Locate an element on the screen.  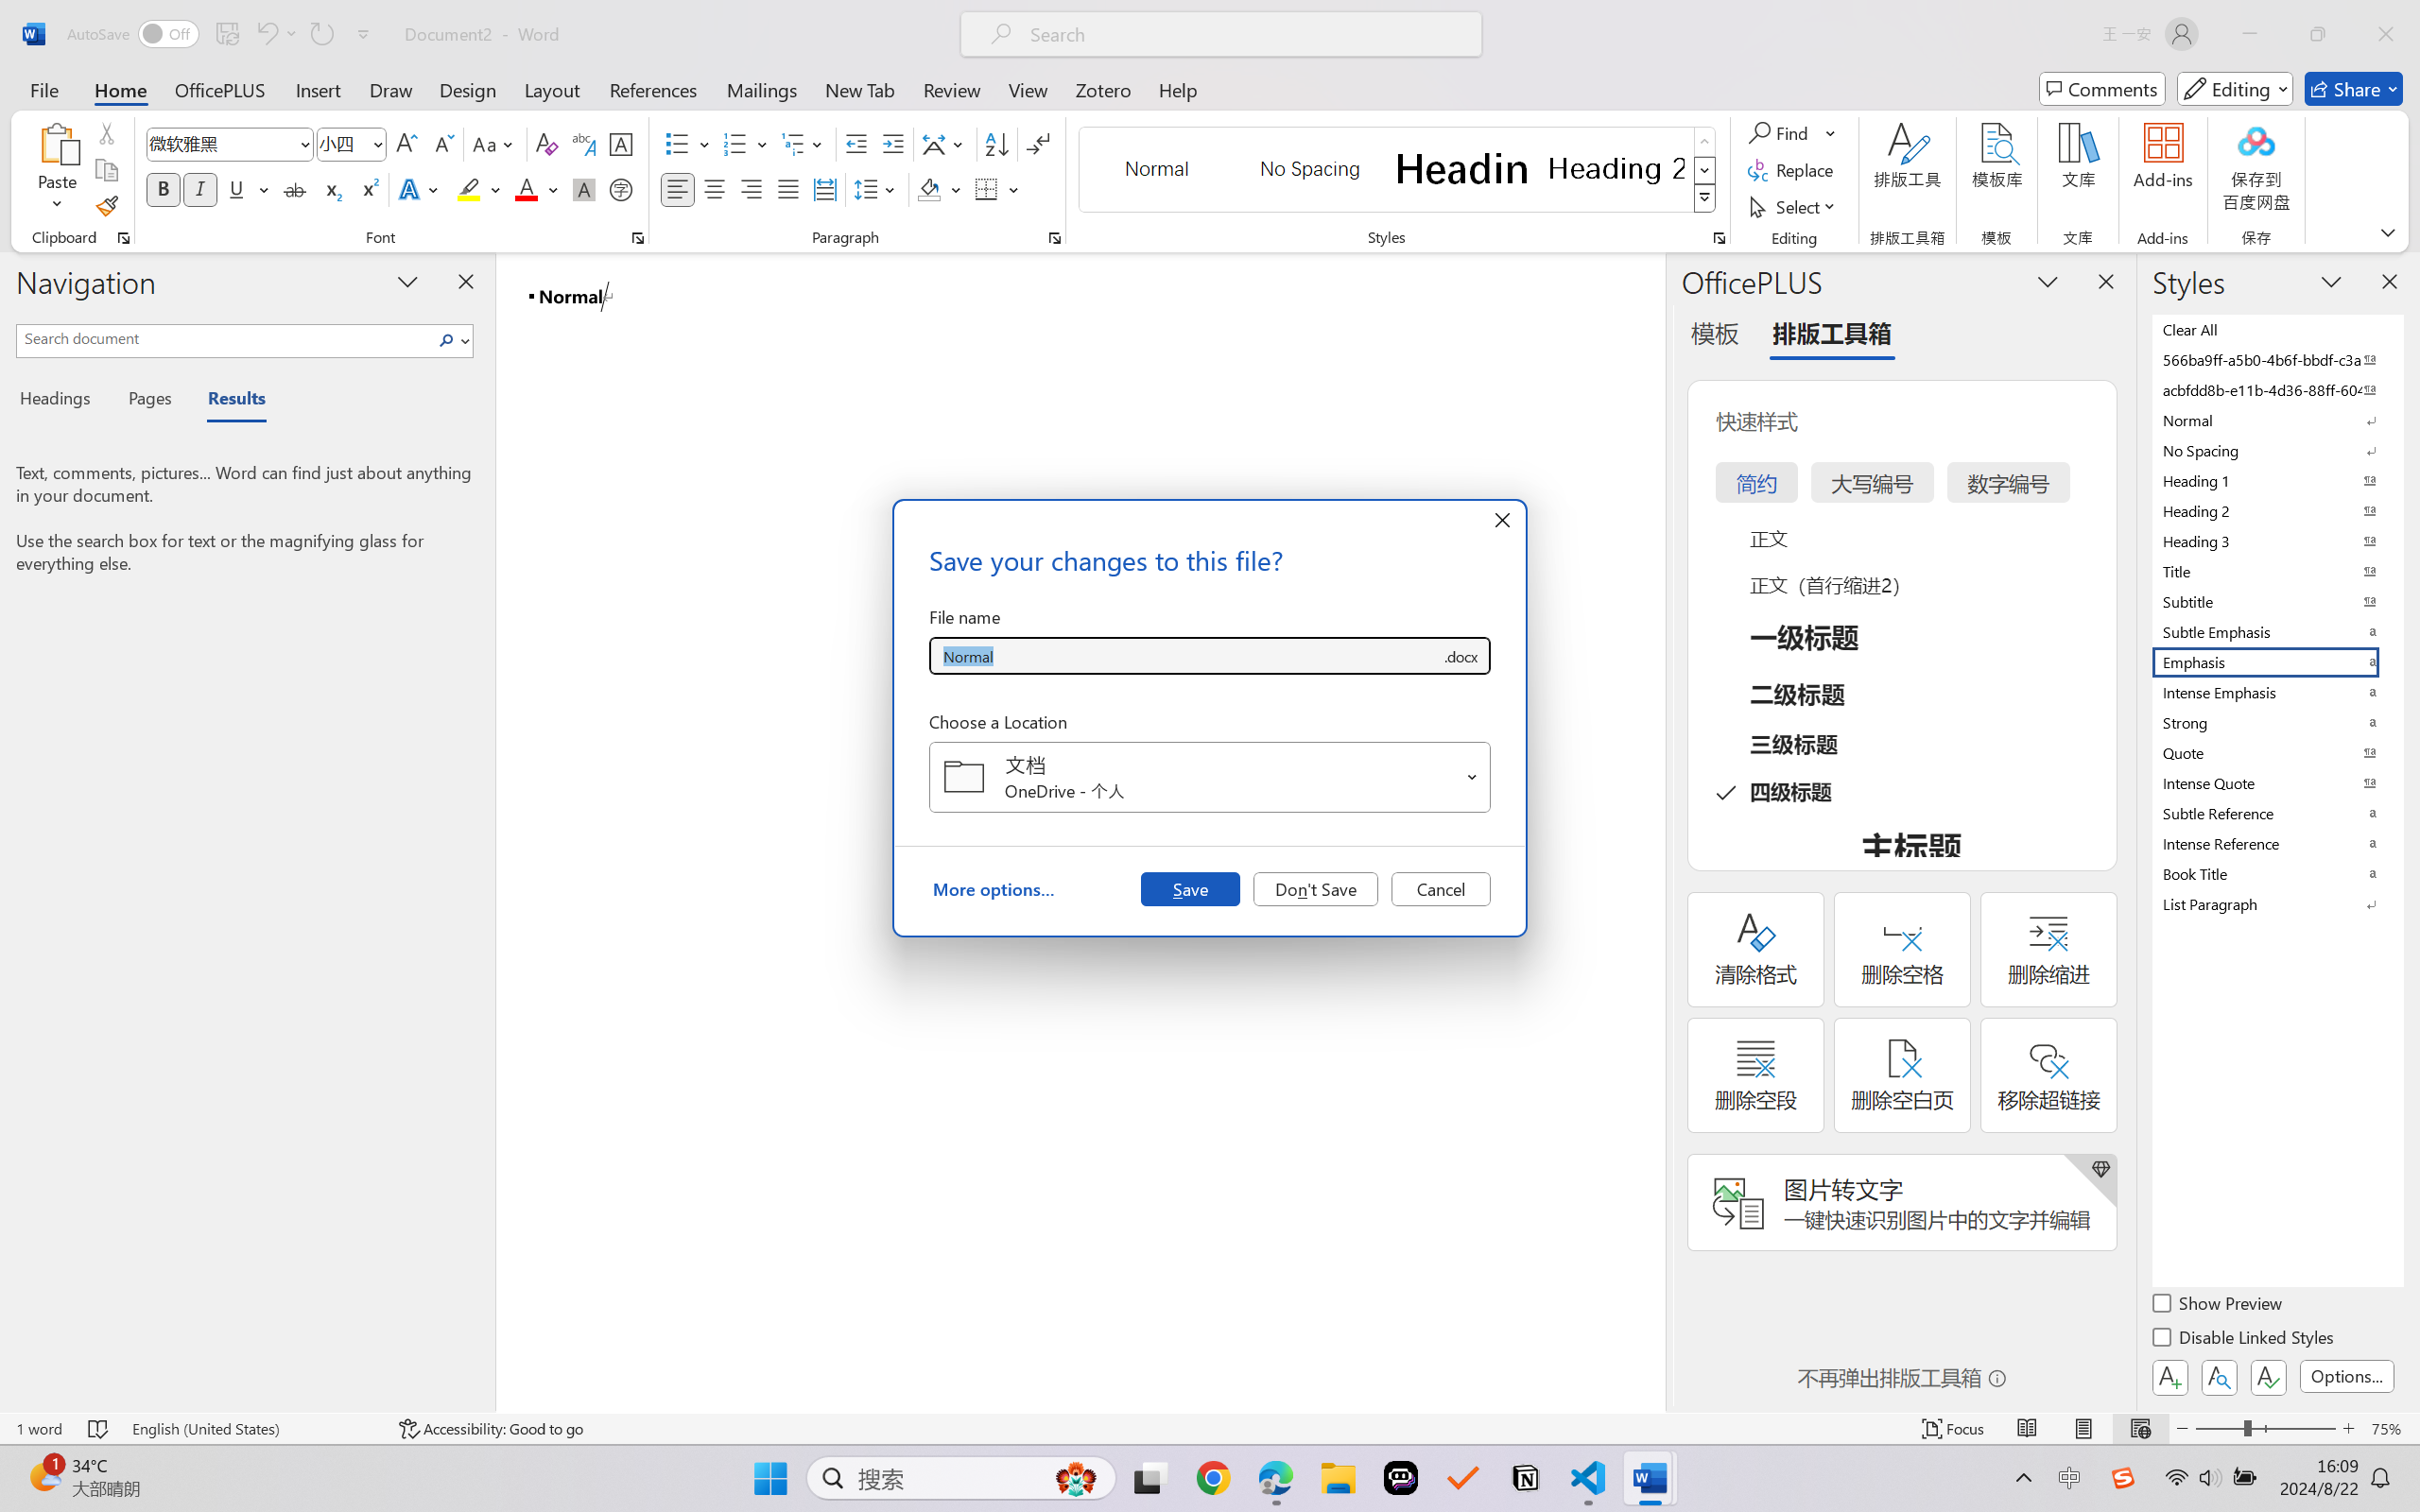
'OfficePLUS' is located at coordinates (218, 88).